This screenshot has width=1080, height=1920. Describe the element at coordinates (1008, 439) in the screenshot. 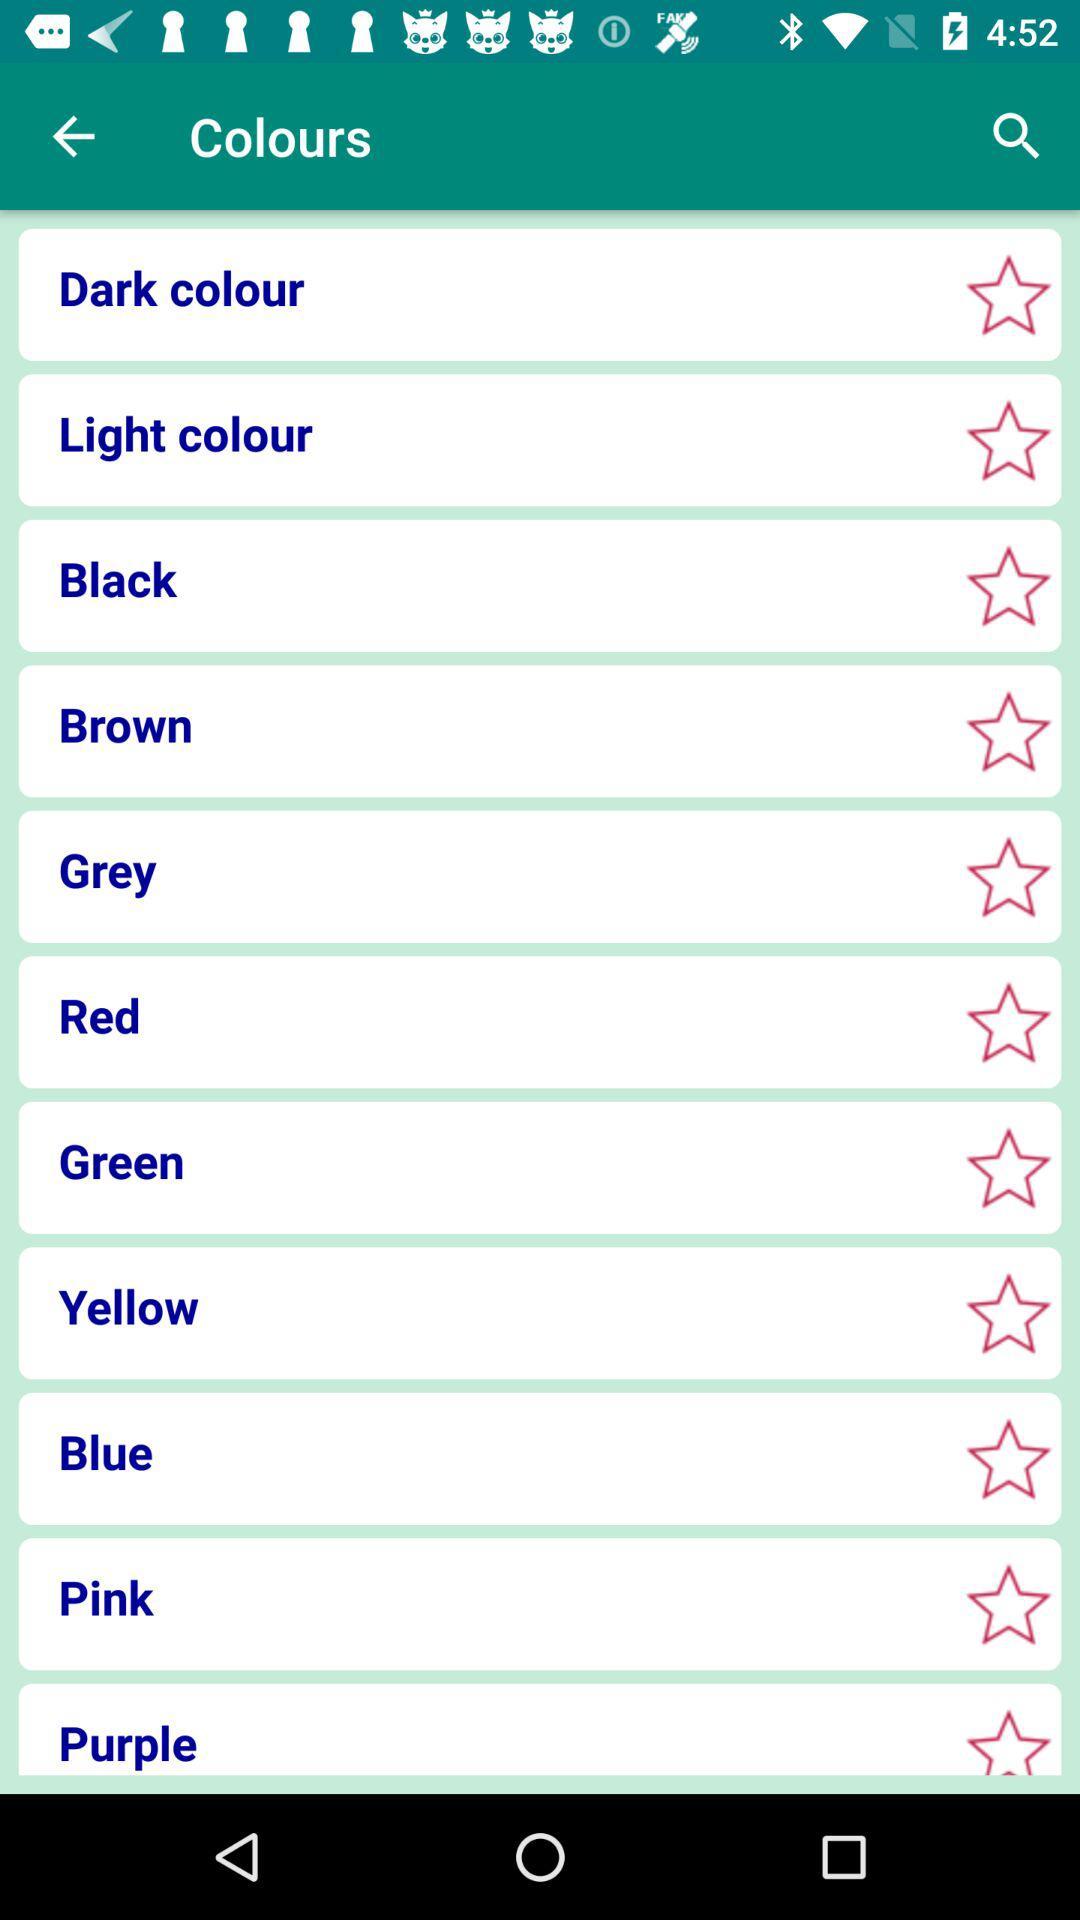

I see `like light colour` at that location.